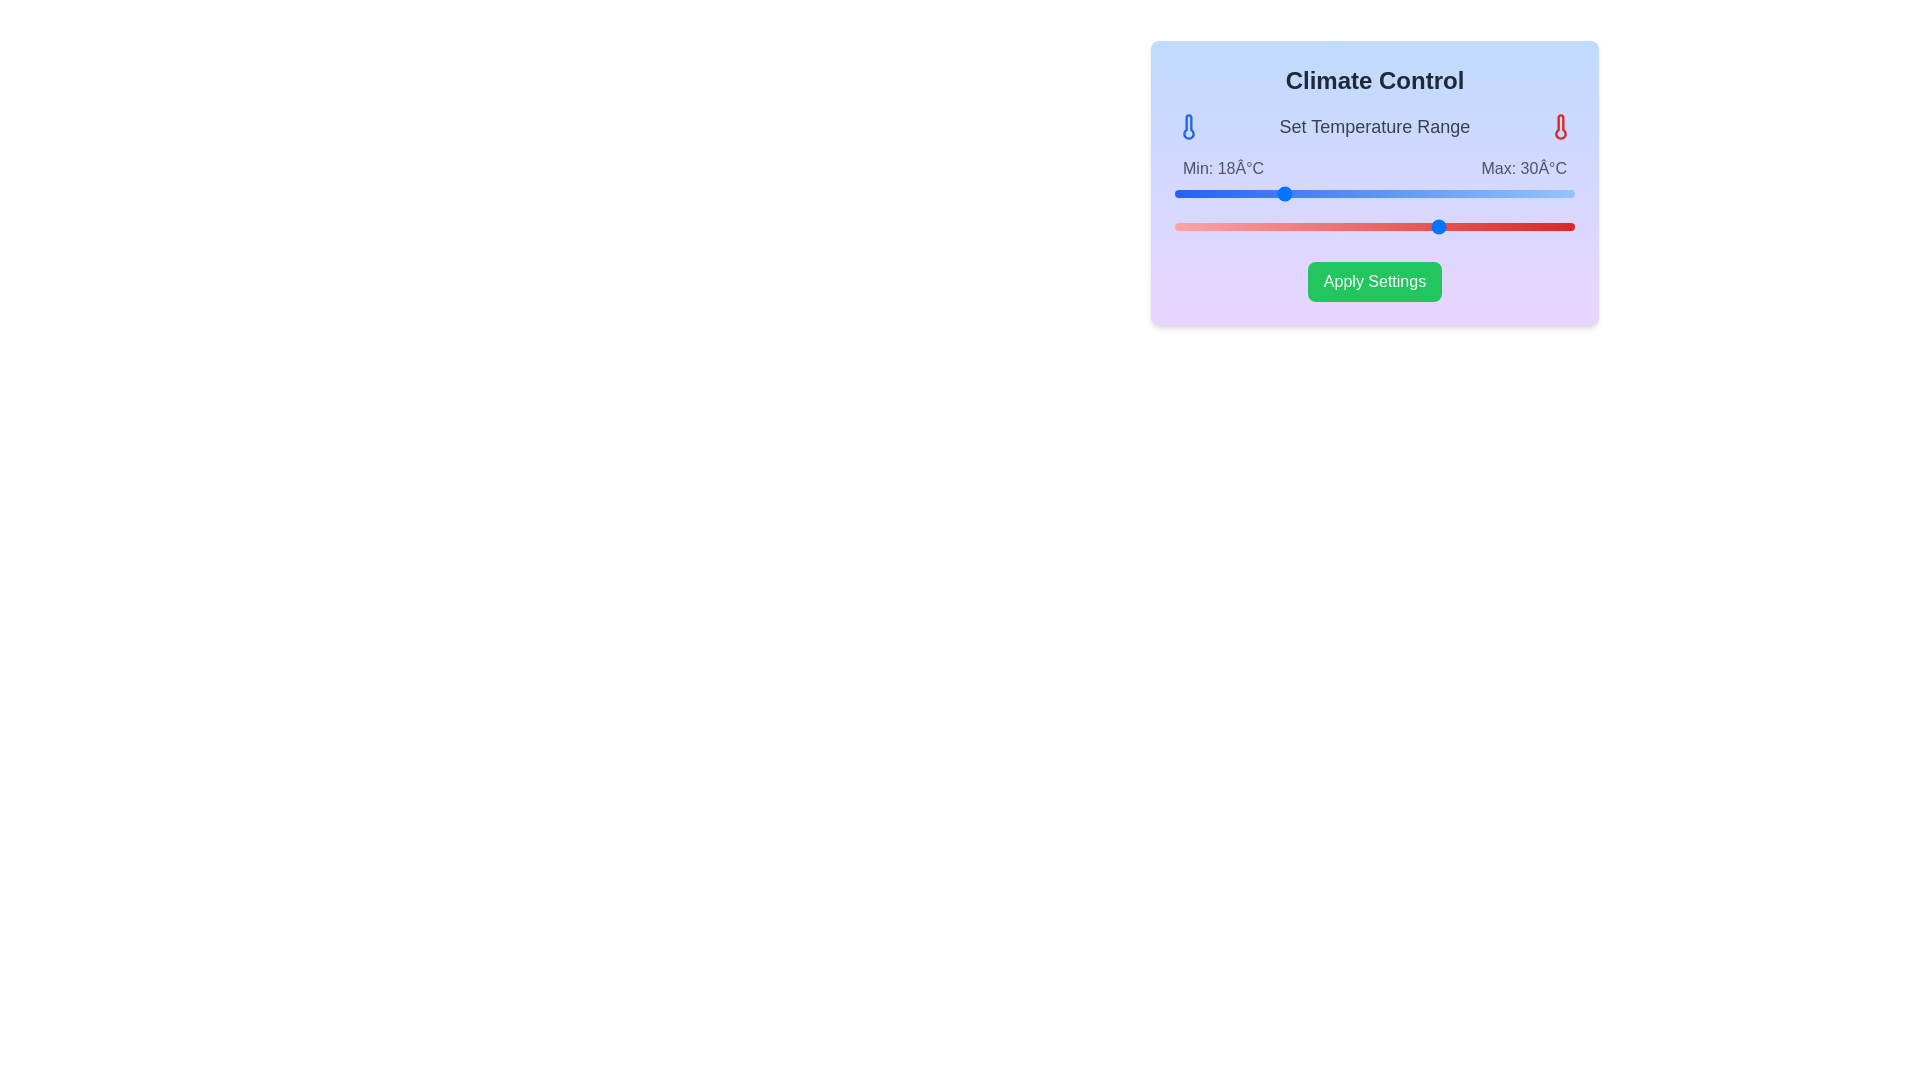  I want to click on the maximum temperature range to 38°C using the right slider, so click(1547, 226).